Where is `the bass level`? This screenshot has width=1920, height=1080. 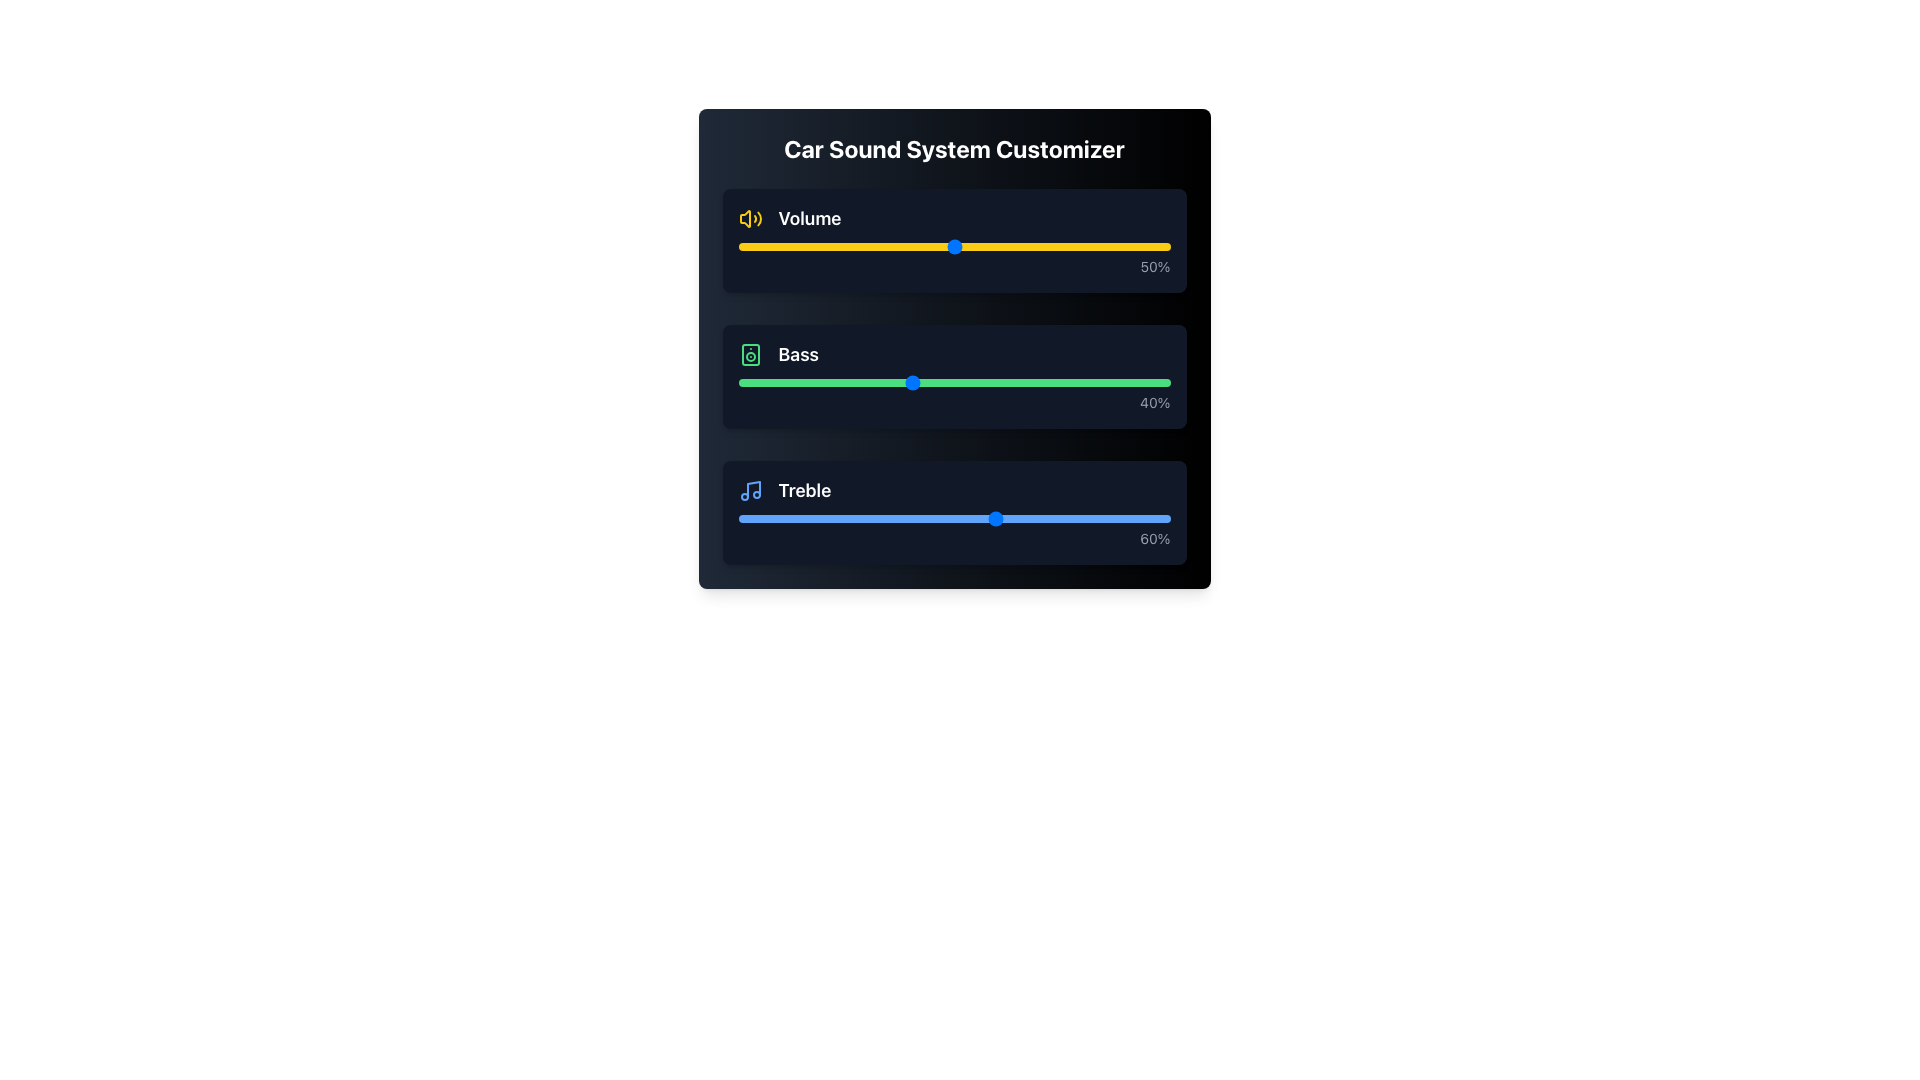 the bass level is located at coordinates (884, 382).